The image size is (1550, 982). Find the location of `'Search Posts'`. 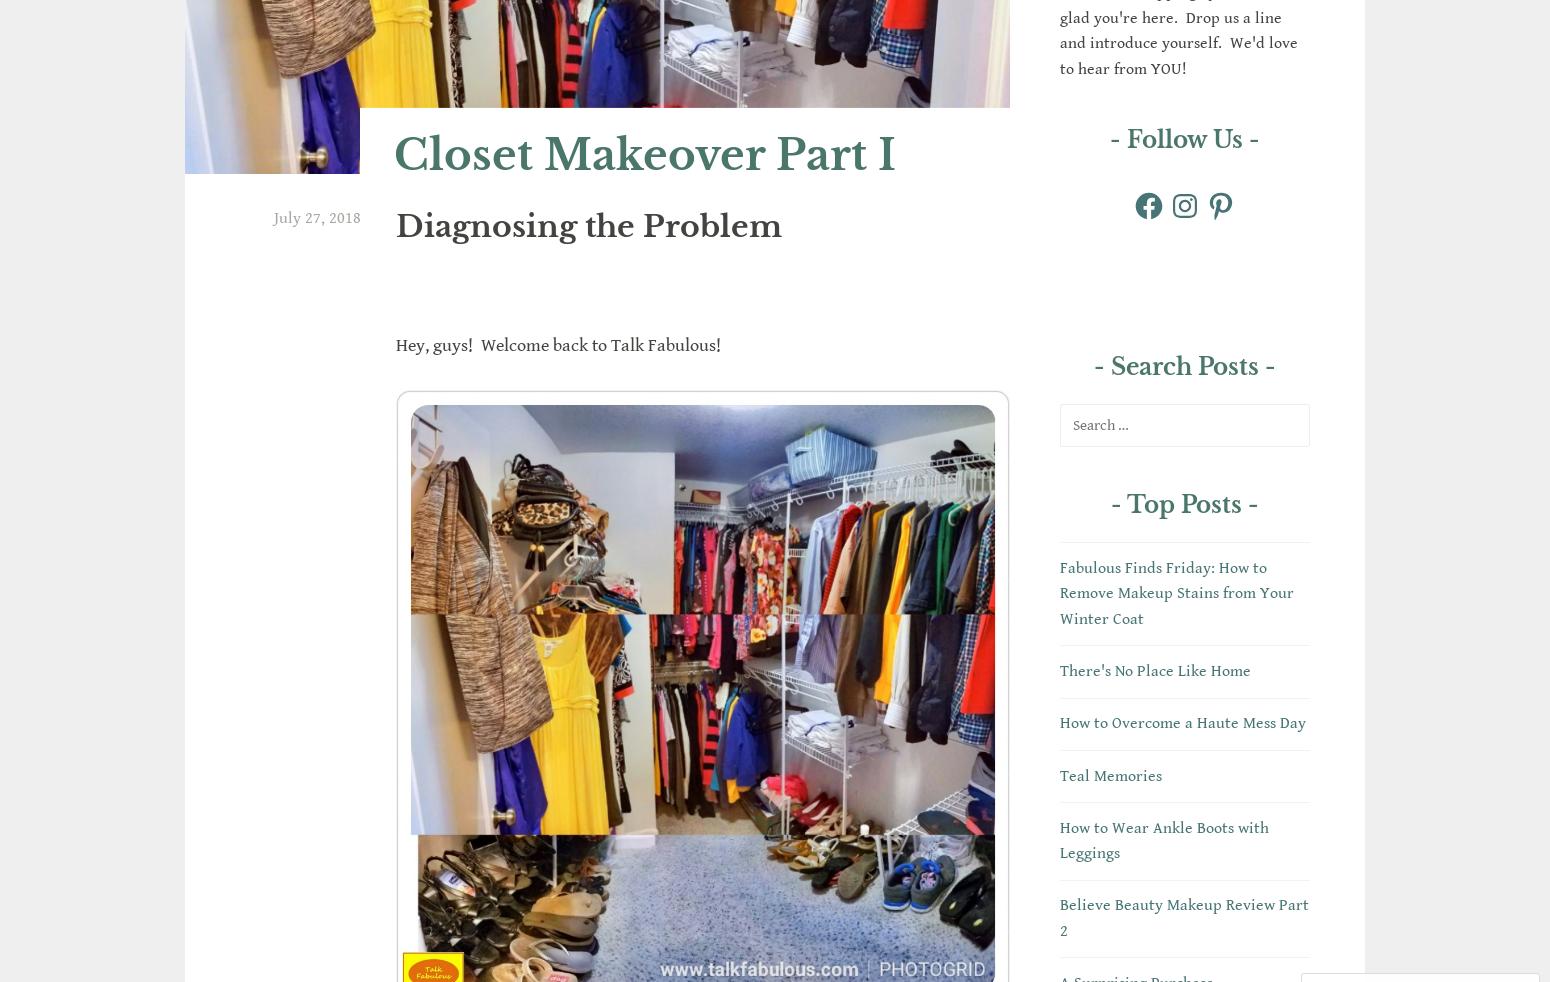

'Search Posts' is located at coordinates (1184, 366).